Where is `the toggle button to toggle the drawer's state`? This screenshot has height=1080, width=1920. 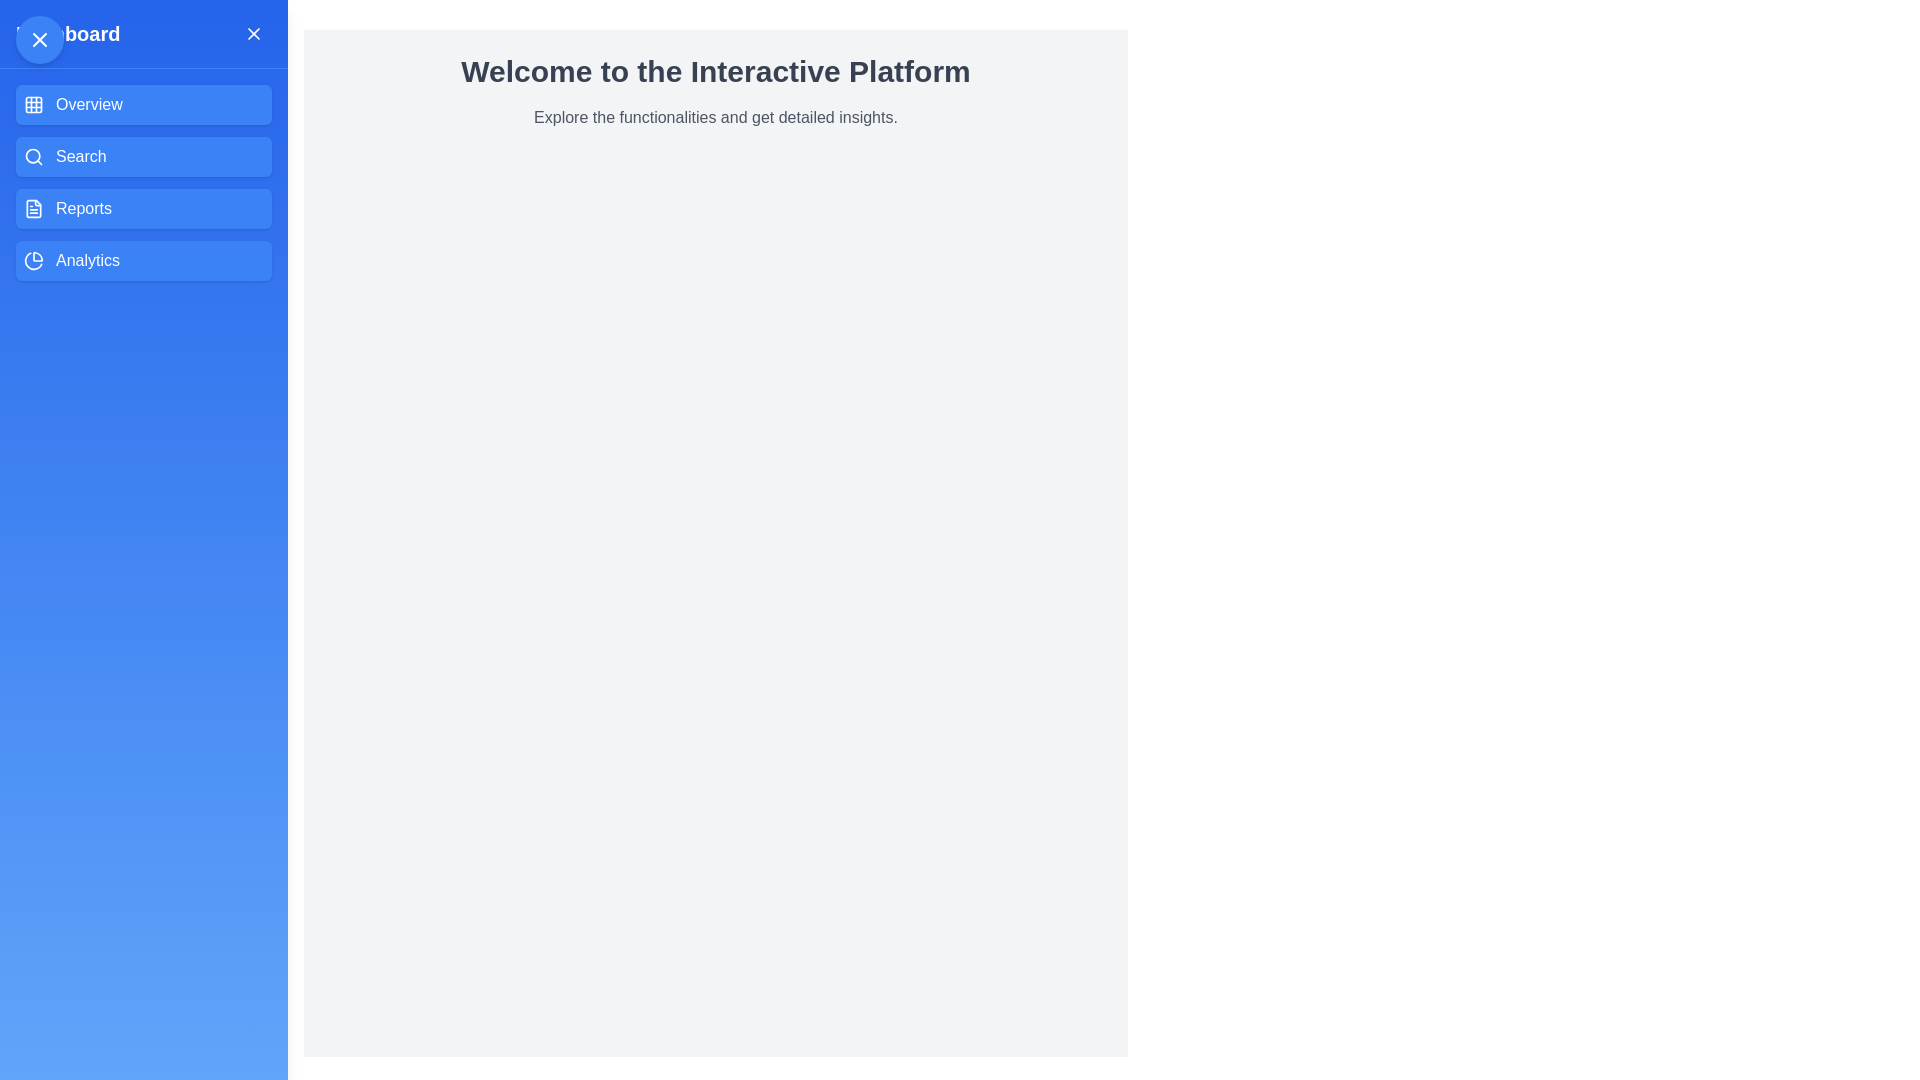
the toggle button to toggle the drawer's state is located at coordinates (39, 39).